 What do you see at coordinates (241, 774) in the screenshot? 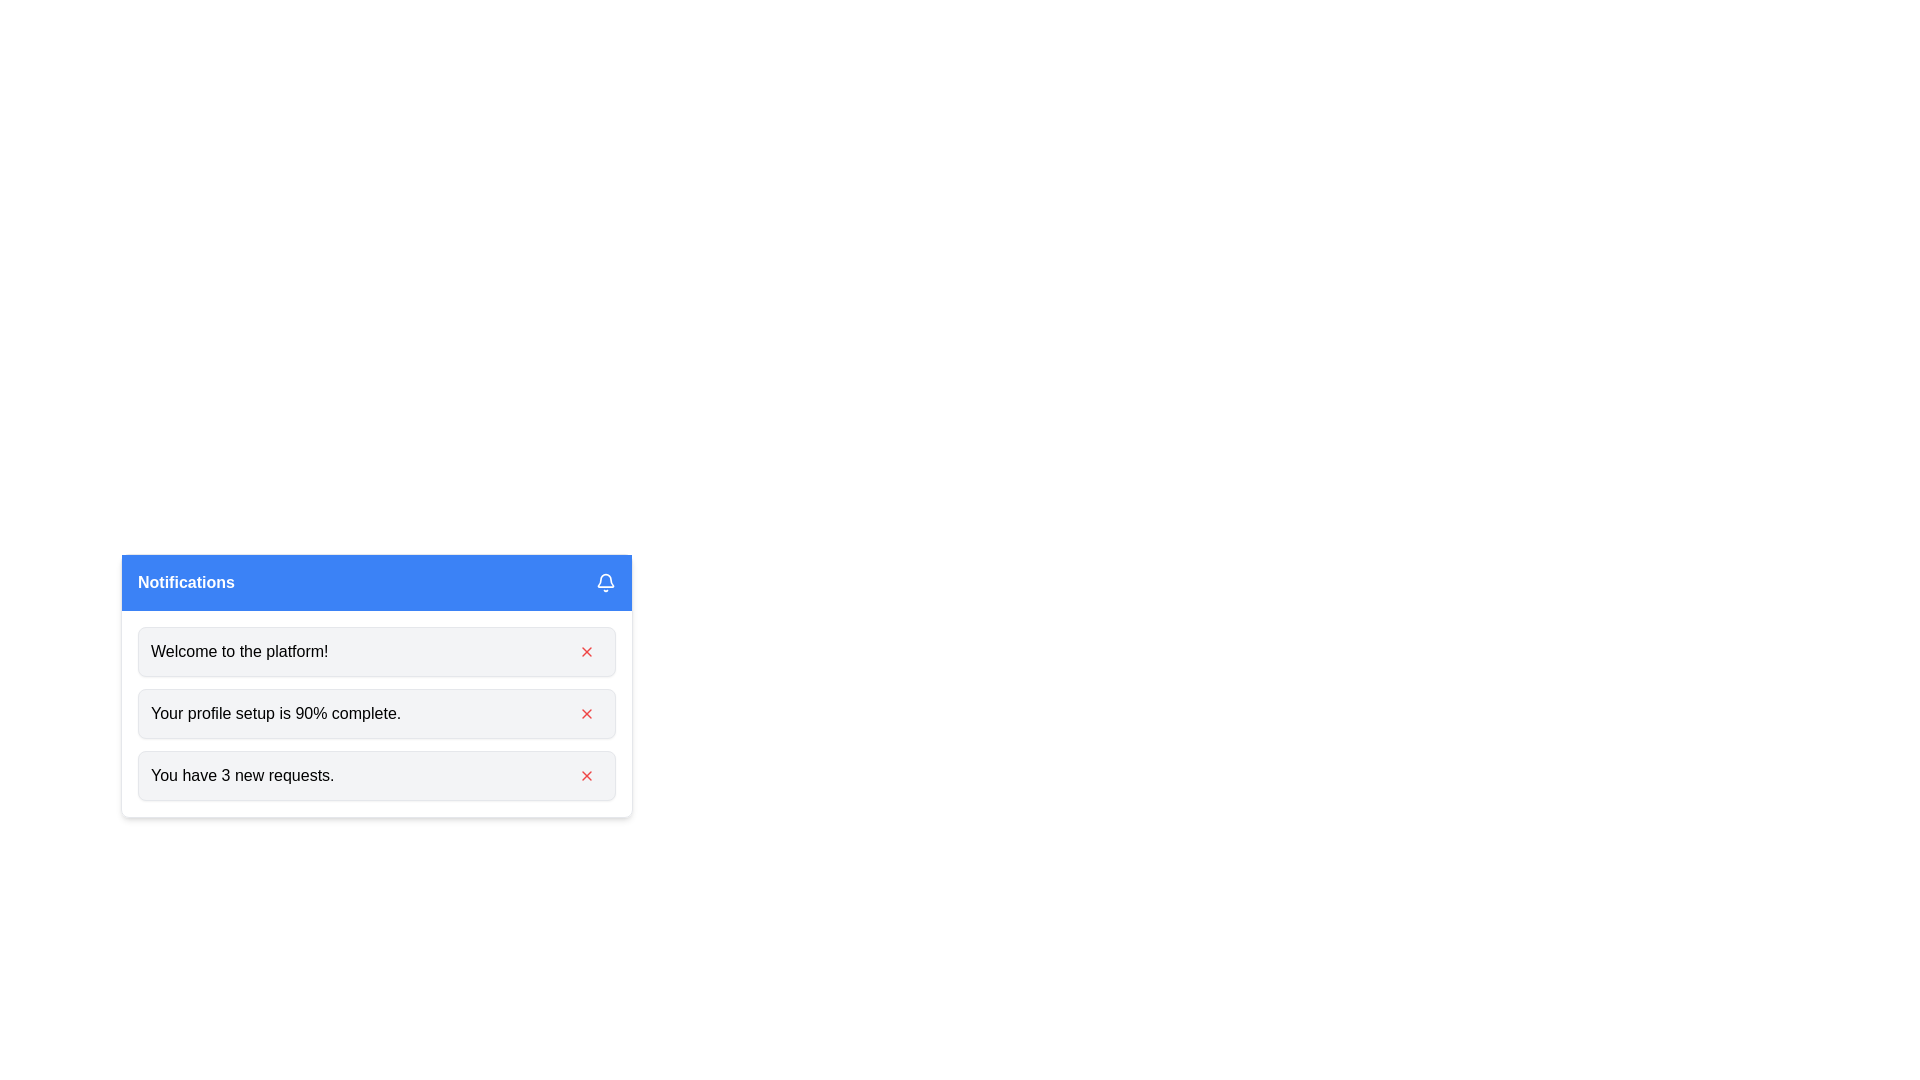
I see `the TextLabel displaying 'You have 3 new requests.' which is located in the third notification card of the notification panel` at bounding box center [241, 774].